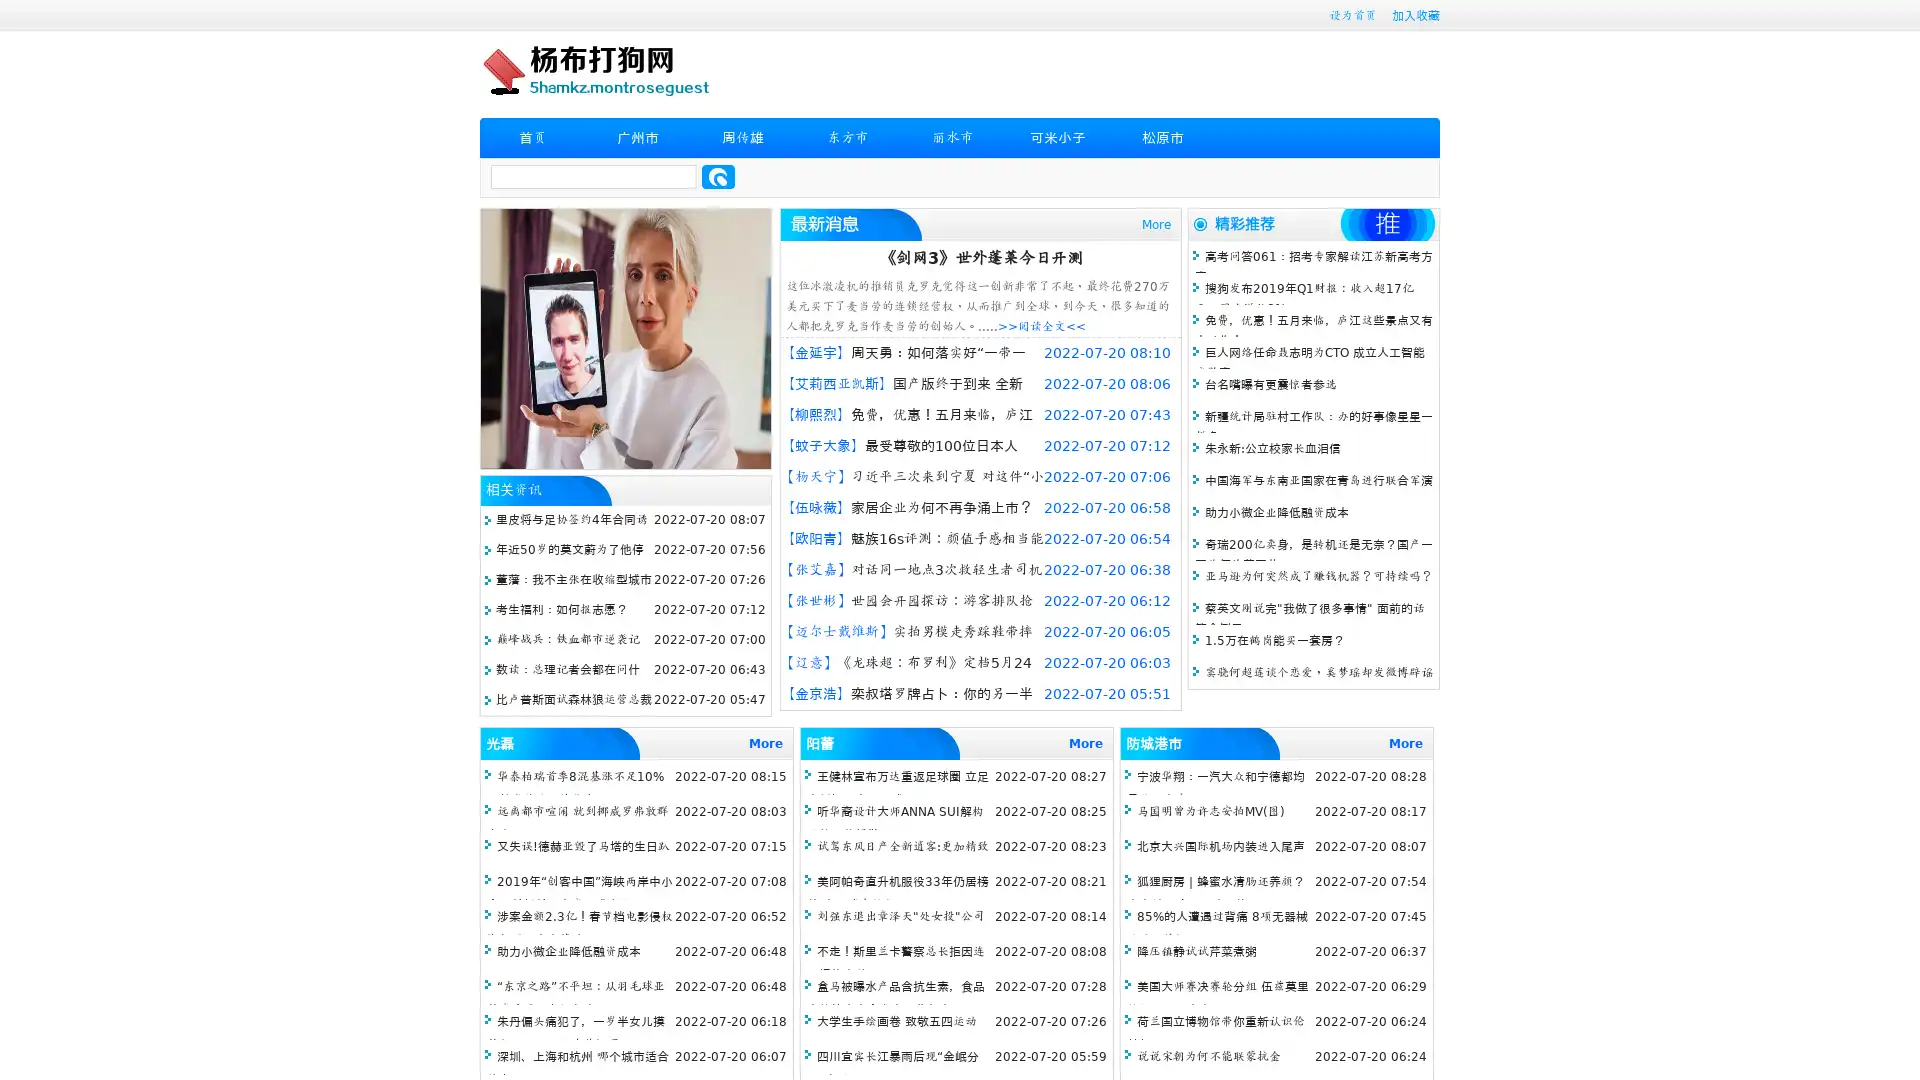 The height and width of the screenshot is (1080, 1920). What do you see at coordinates (718, 176) in the screenshot?
I see `Search` at bounding box center [718, 176].